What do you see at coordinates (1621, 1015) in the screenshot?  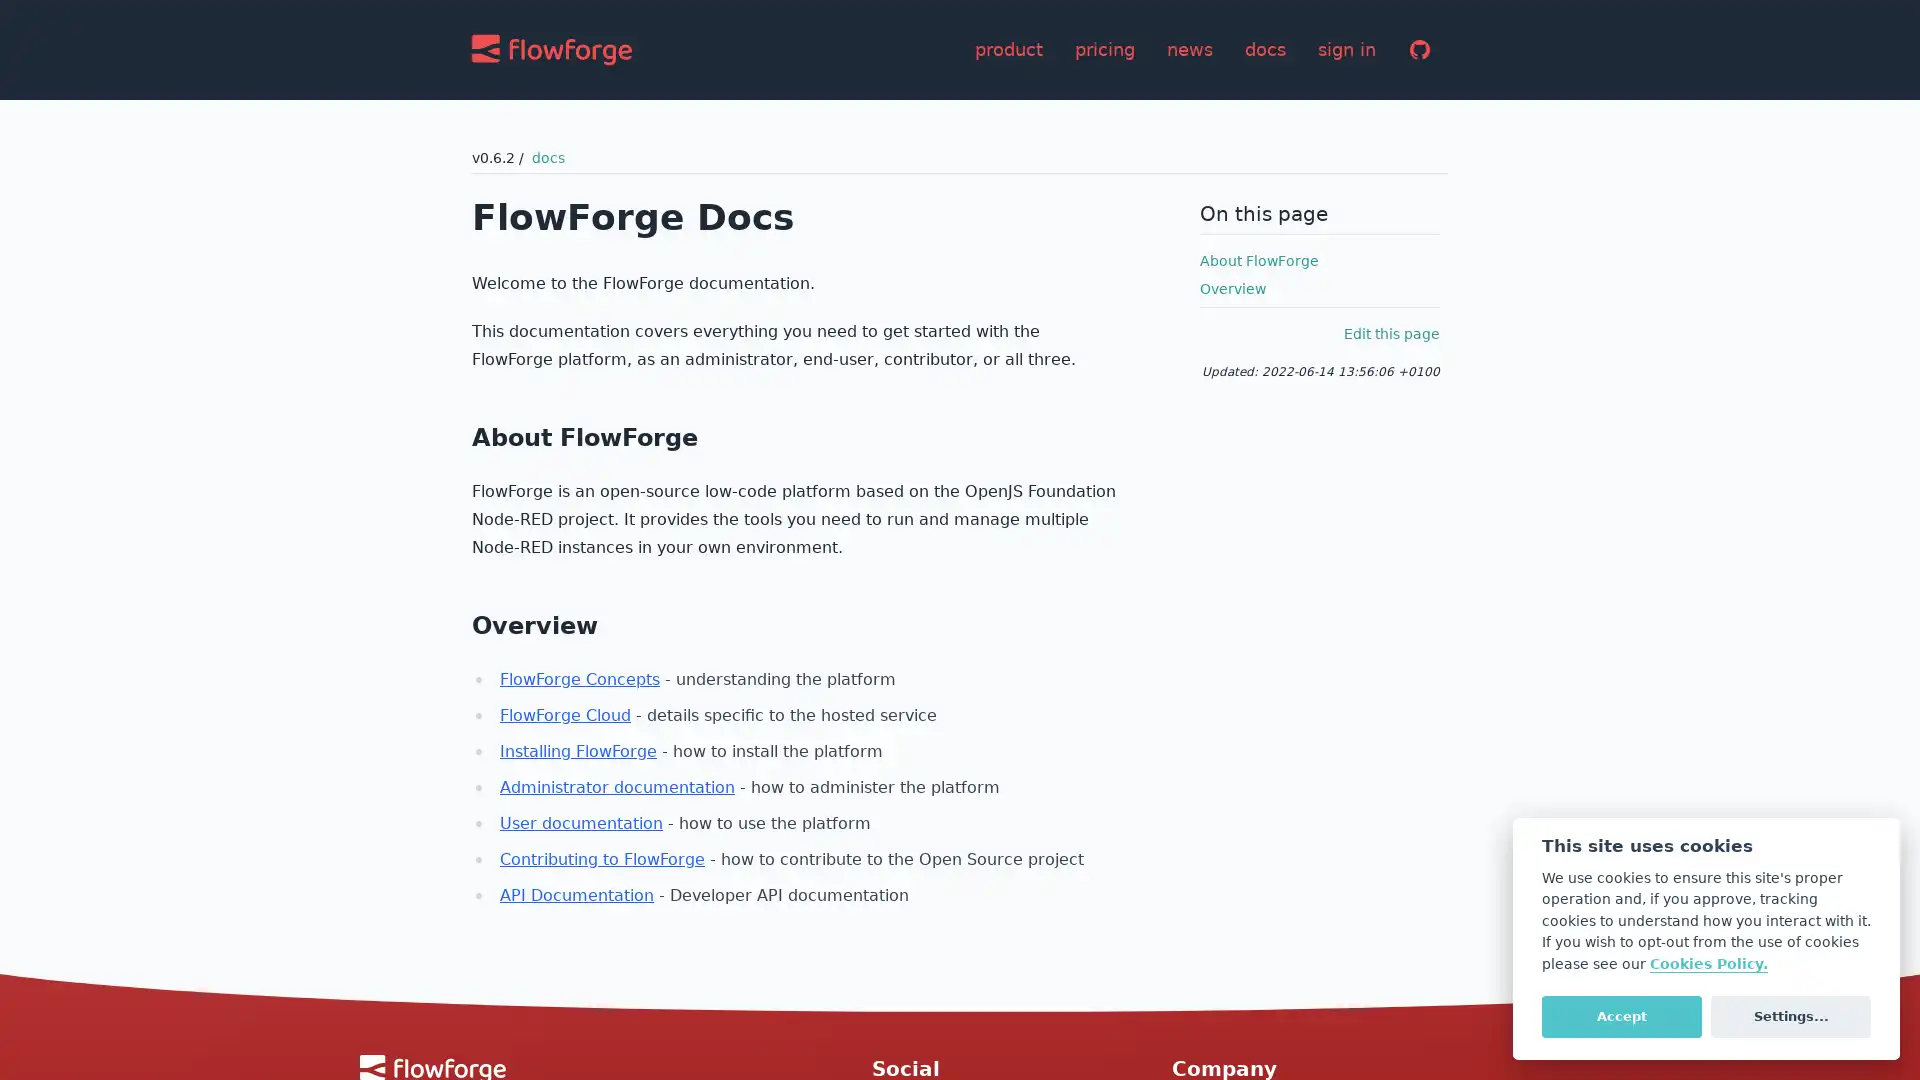 I see `Accept` at bounding box center [1621, 1015].